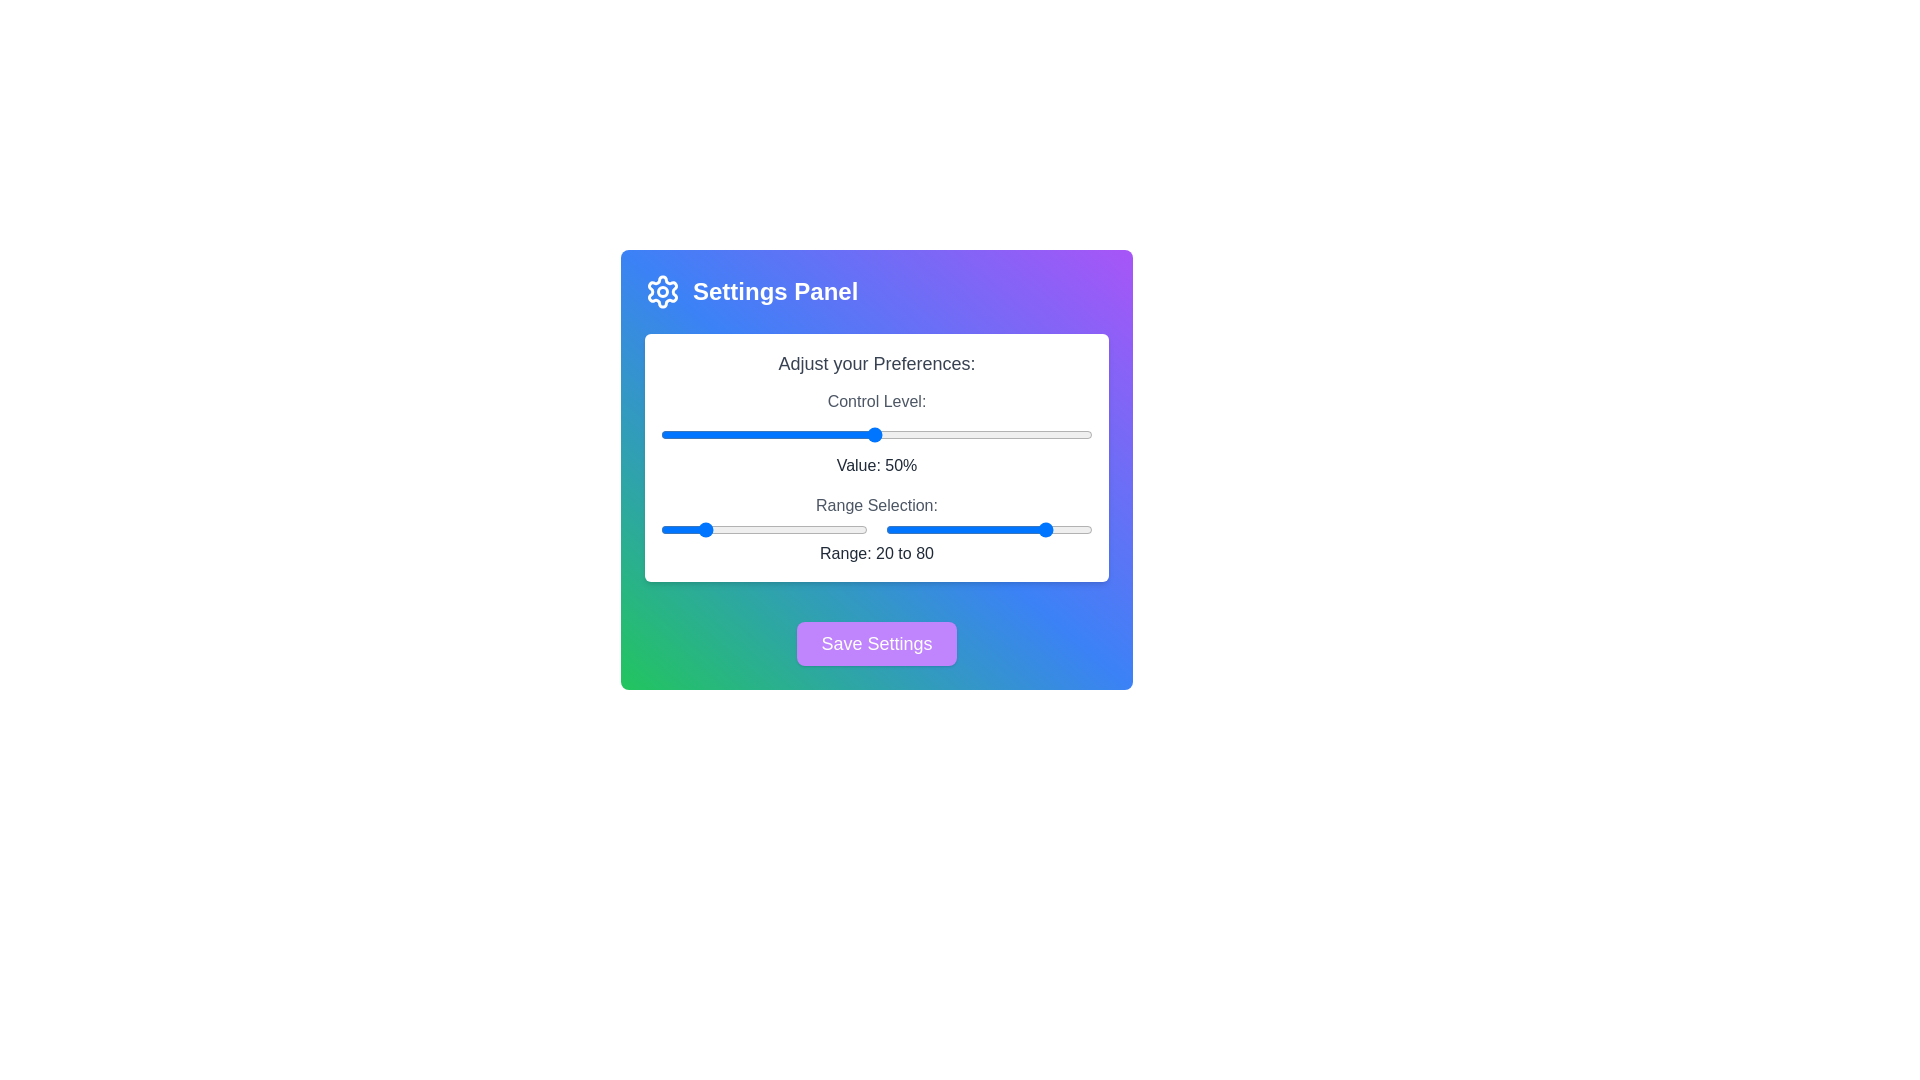  What do you see at coordinates (861, 434) in the screenshot?
I see `the slider value` at bounding box center [861, 434].